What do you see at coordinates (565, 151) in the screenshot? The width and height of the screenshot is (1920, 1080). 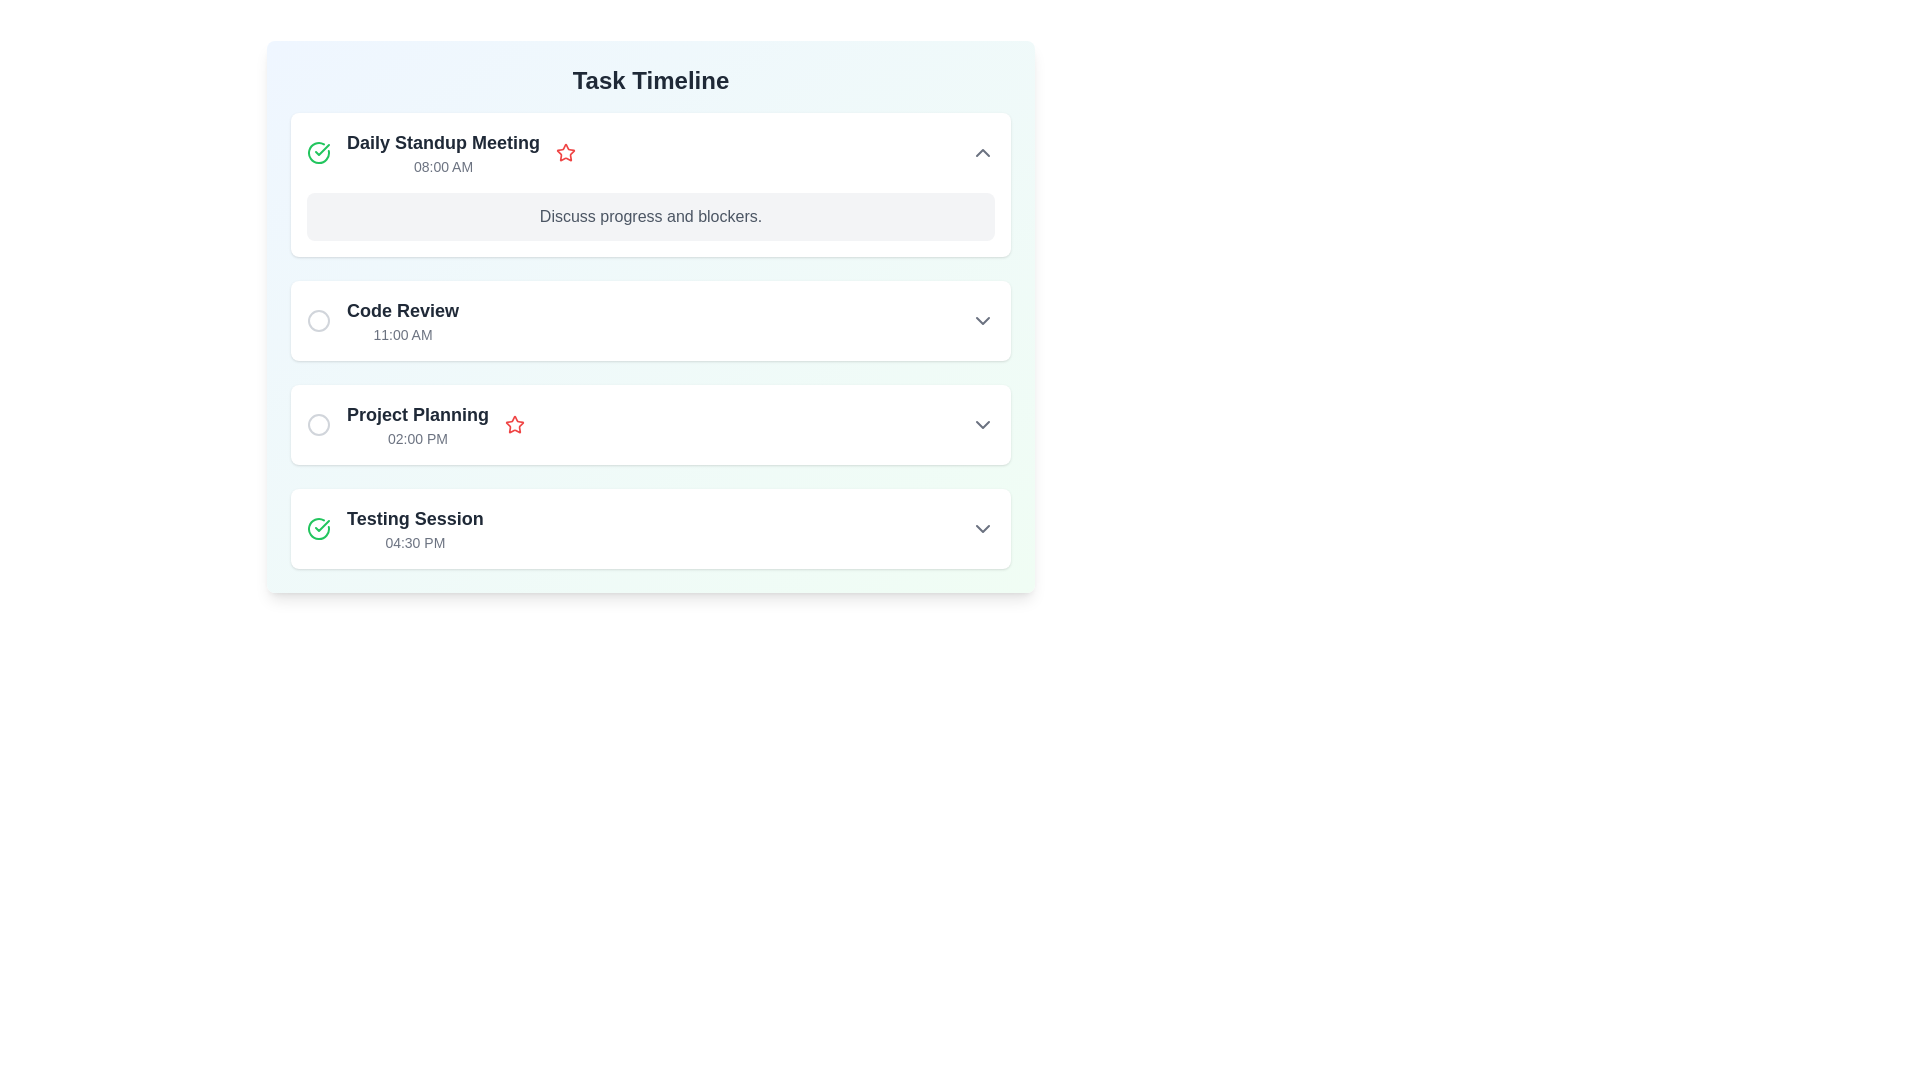 I see `the star icon located immediately to the right of the 'Project Planning' text in the task list, which is used to mark or highlight tasks` at bounding box center [565, 151].